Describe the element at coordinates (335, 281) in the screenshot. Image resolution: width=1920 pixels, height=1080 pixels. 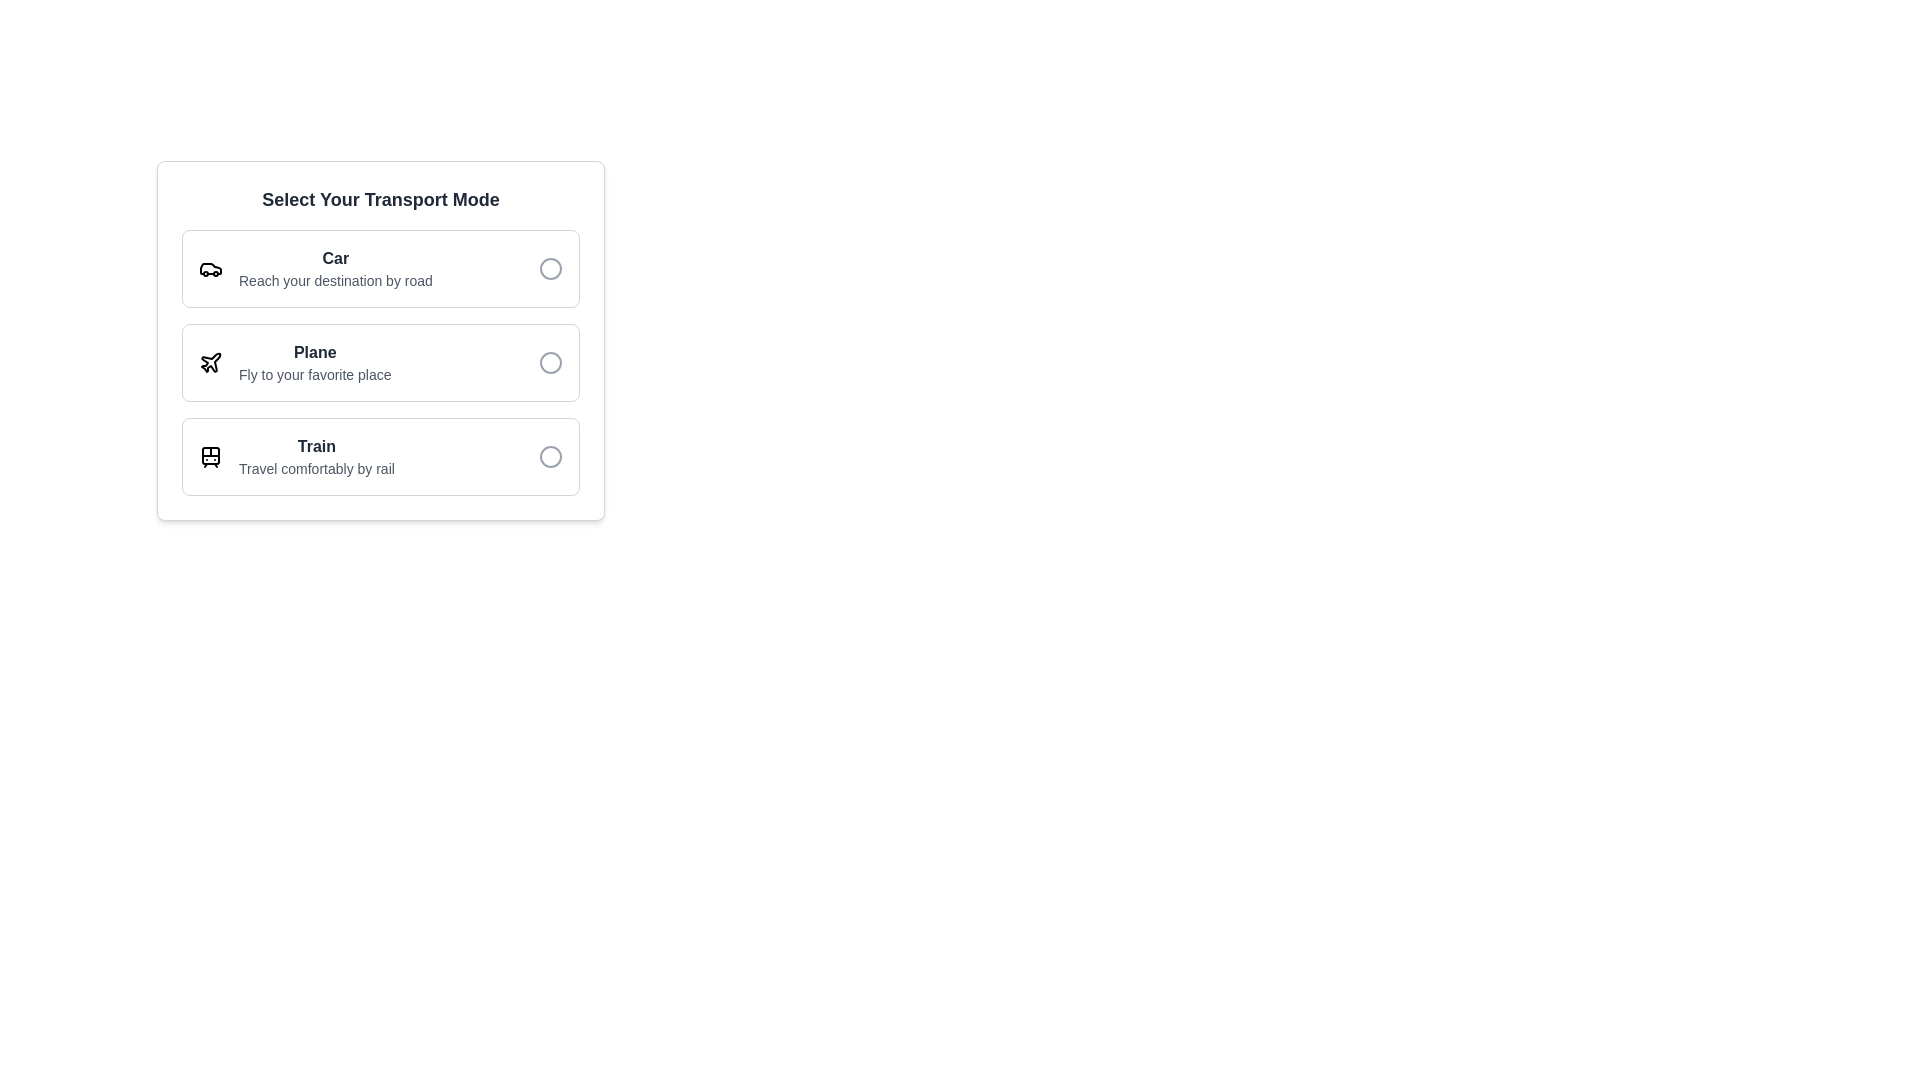
I see `static text label that says 'Reach your destination by road', which is located beneath the bold label 'Car' in the first selectable option of the transport modes list` at that location.